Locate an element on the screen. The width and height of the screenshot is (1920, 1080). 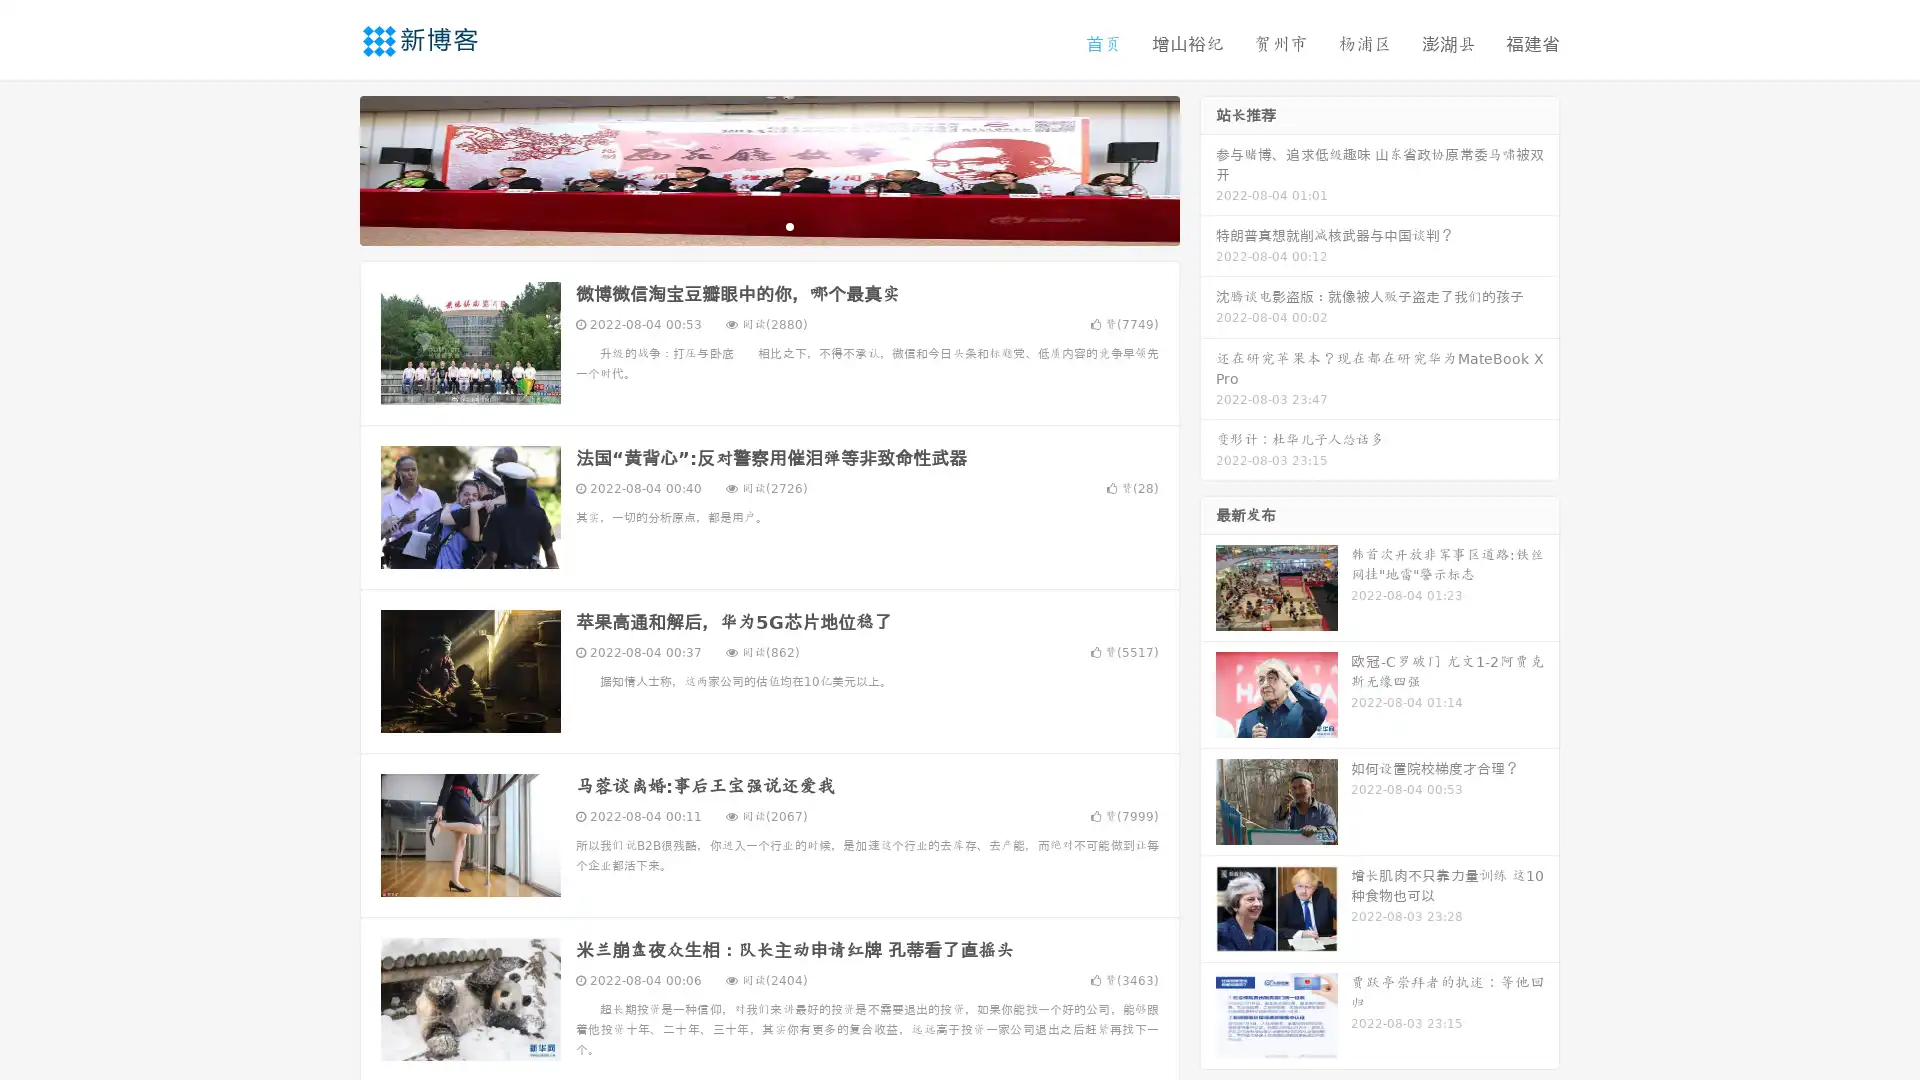
Go to slide 1 is located at coordinates (748, 225).